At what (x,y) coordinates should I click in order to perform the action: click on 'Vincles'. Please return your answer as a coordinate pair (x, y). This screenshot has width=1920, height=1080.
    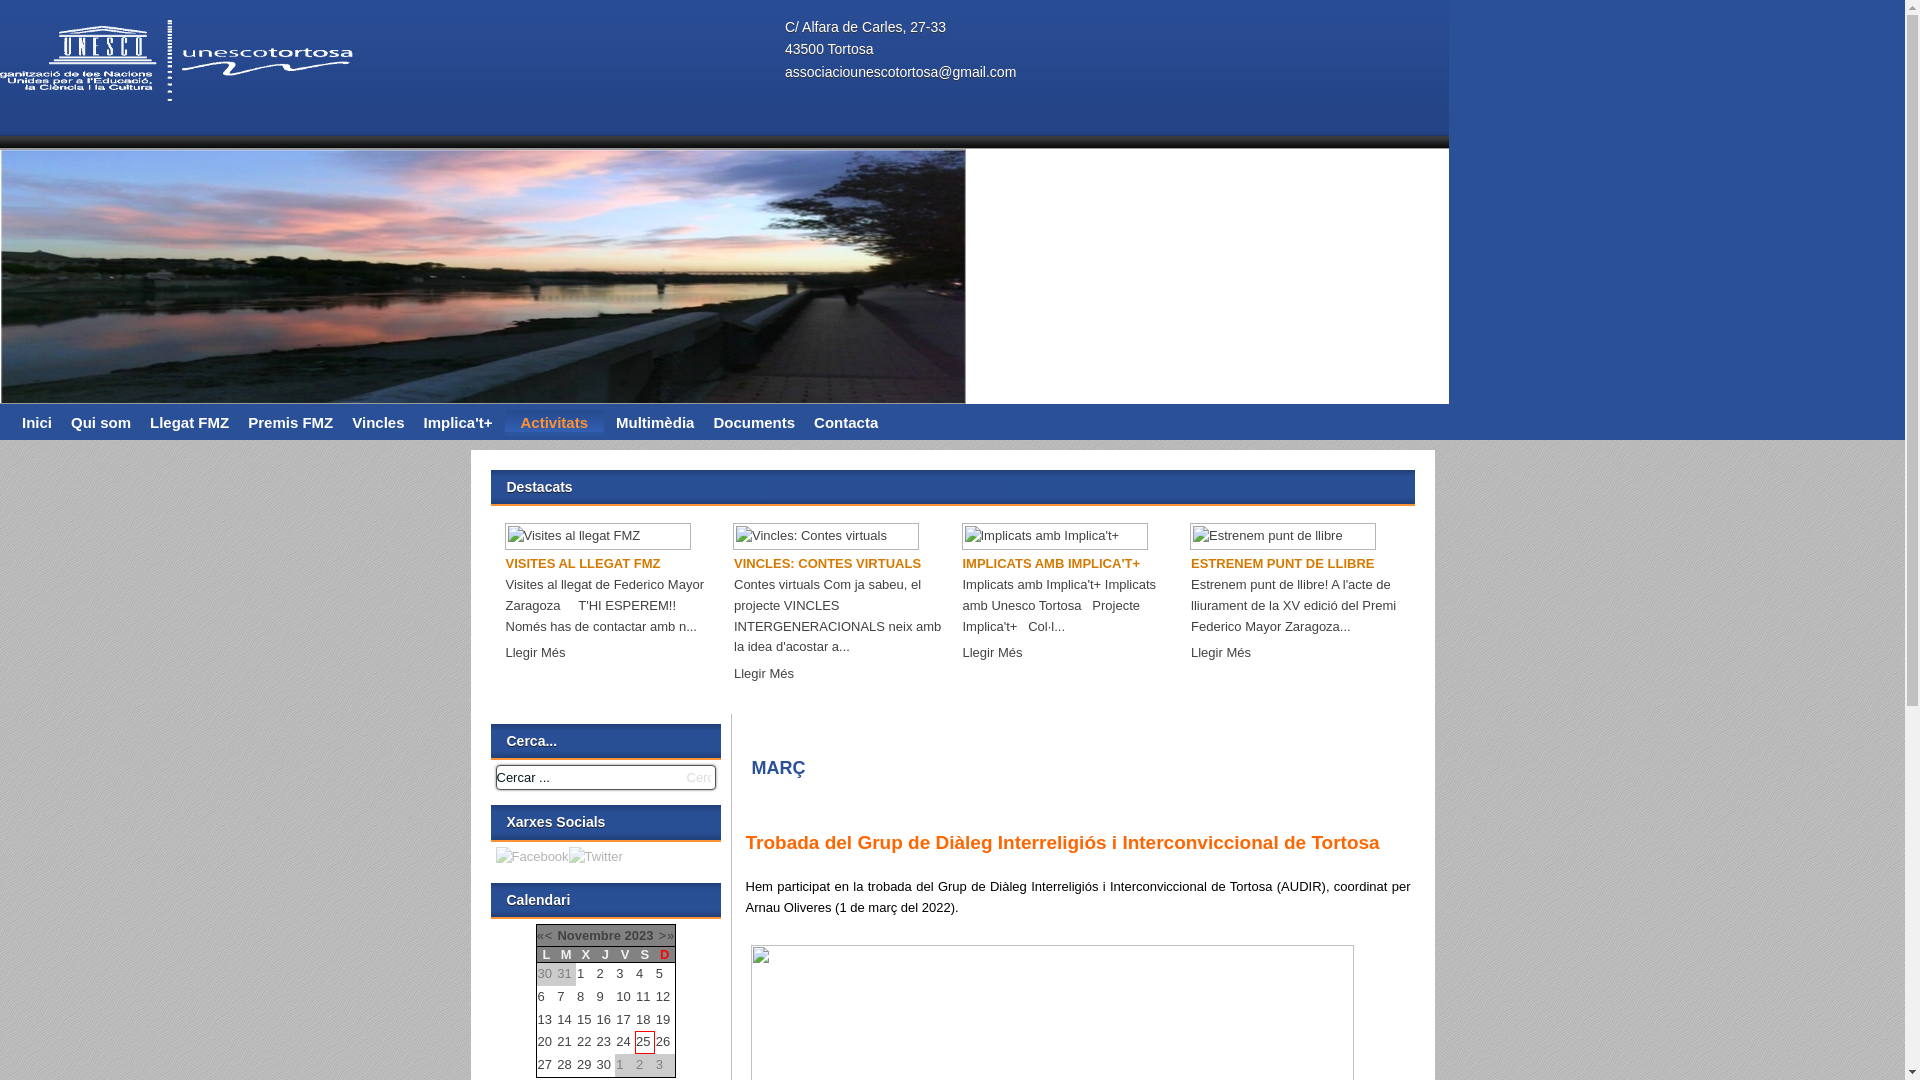
    Looking at the image, I should click on (345, 422).